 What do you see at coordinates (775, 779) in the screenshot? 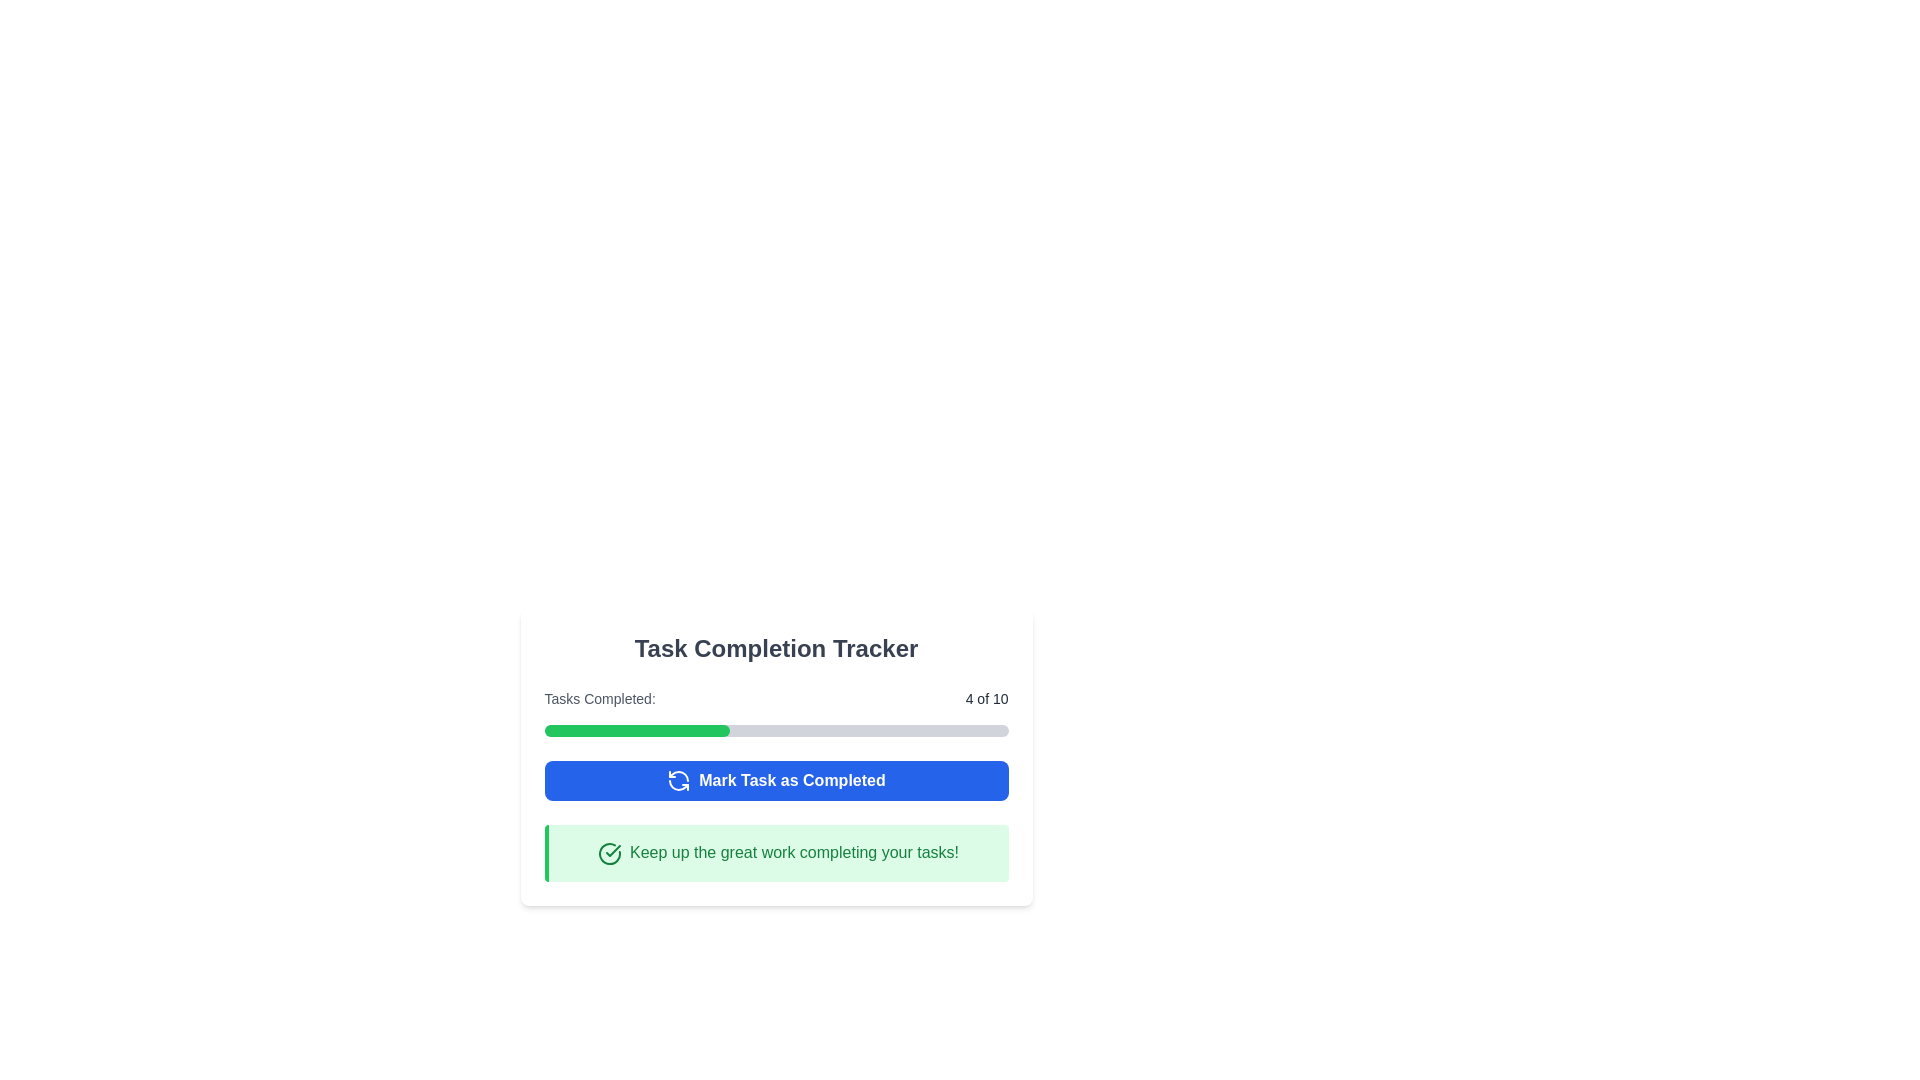
I see `the button located below the progress bar in the task tracker section to mark a task as completed` at bounding box center [775, 779].